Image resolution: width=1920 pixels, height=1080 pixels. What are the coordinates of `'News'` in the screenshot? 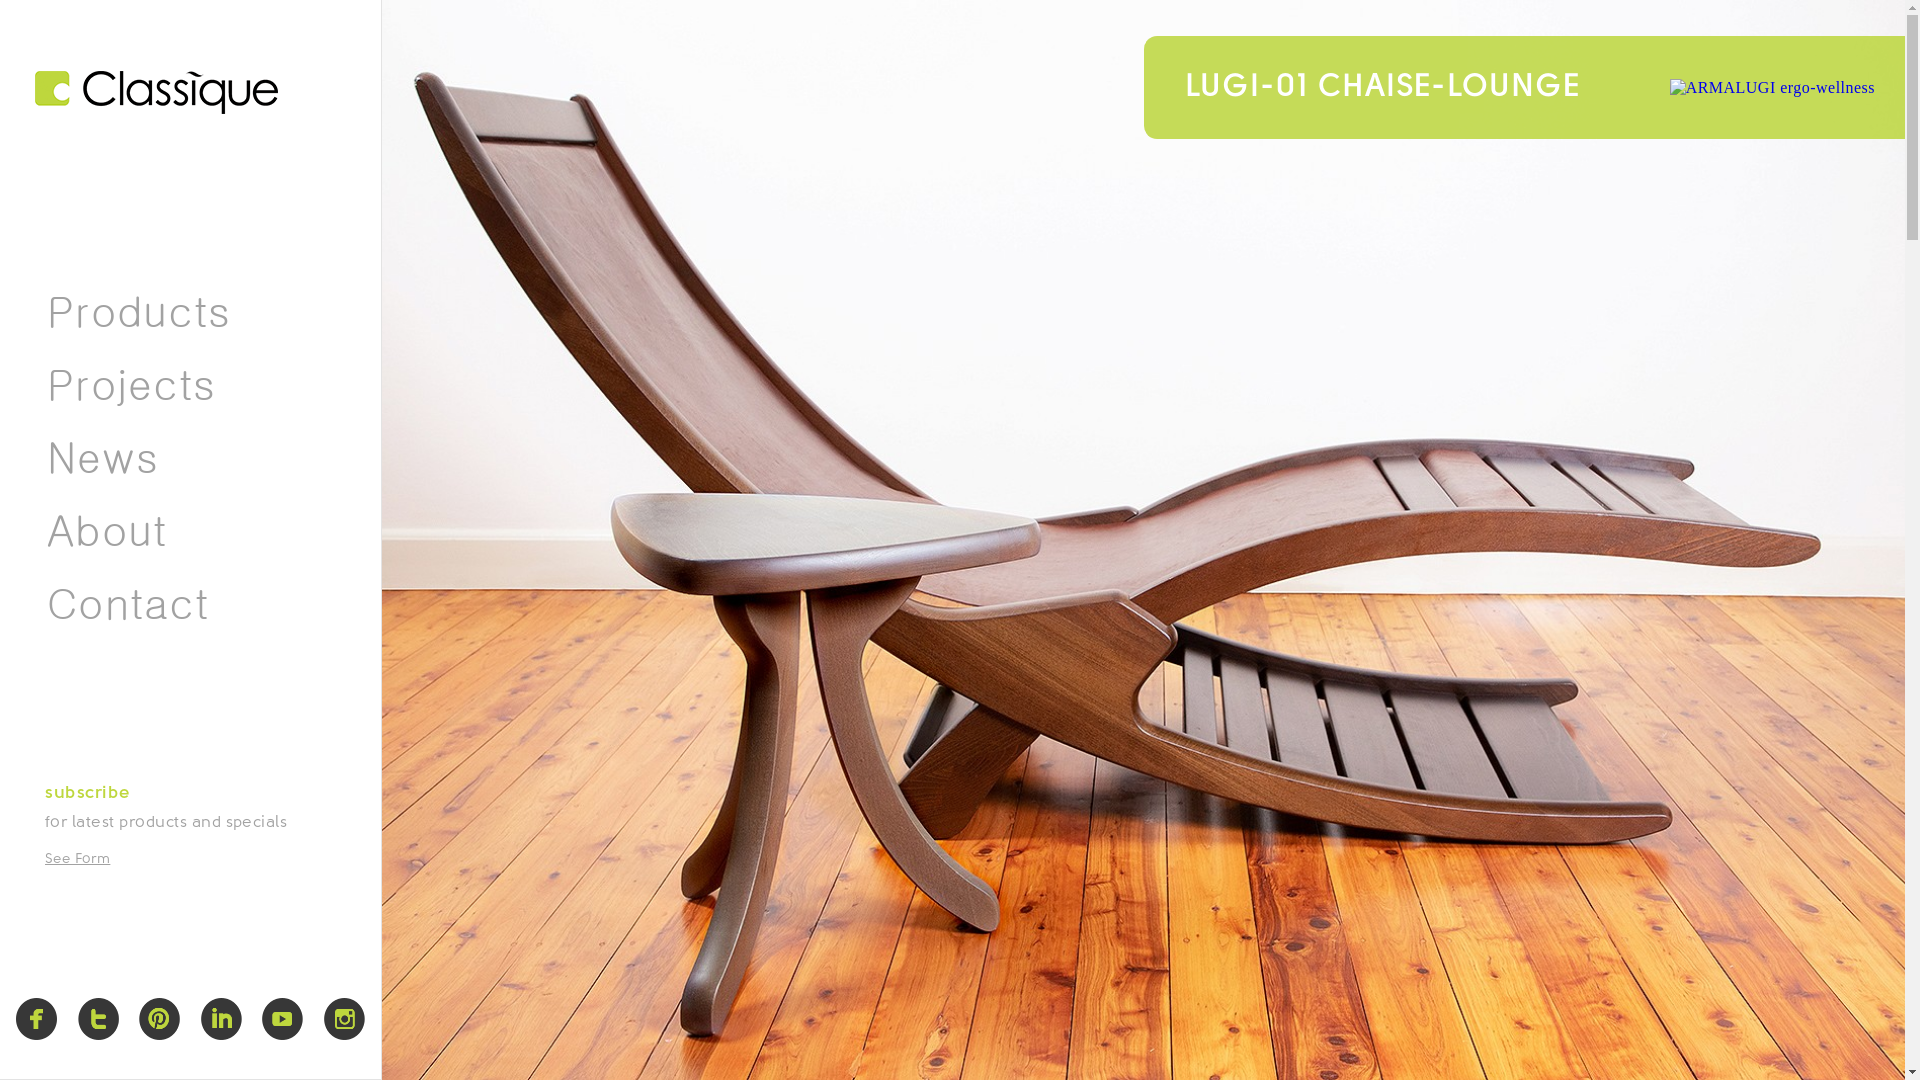 It's located at (101, 458).